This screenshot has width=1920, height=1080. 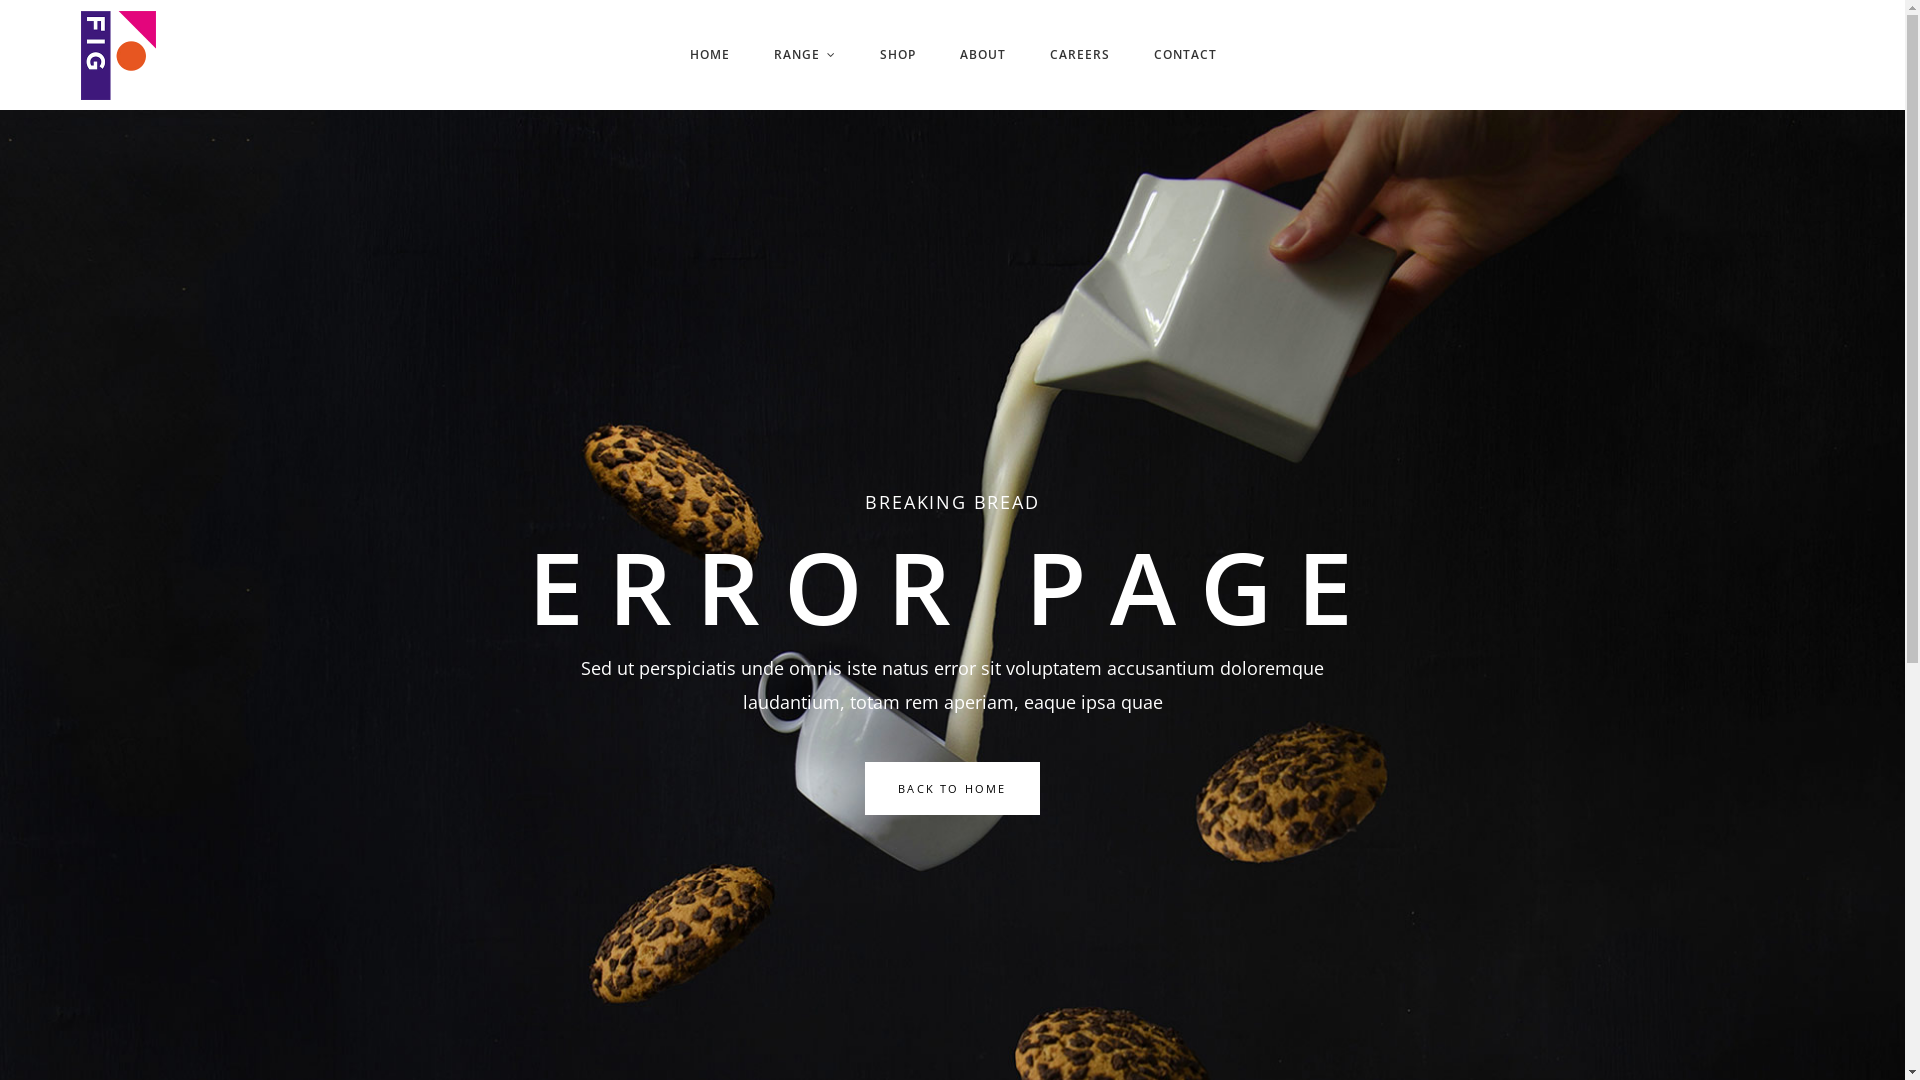 What do you see at coordinates (805, 53) in the screenshot?
I see `'RANGE'` at bounding box center [805, 53].